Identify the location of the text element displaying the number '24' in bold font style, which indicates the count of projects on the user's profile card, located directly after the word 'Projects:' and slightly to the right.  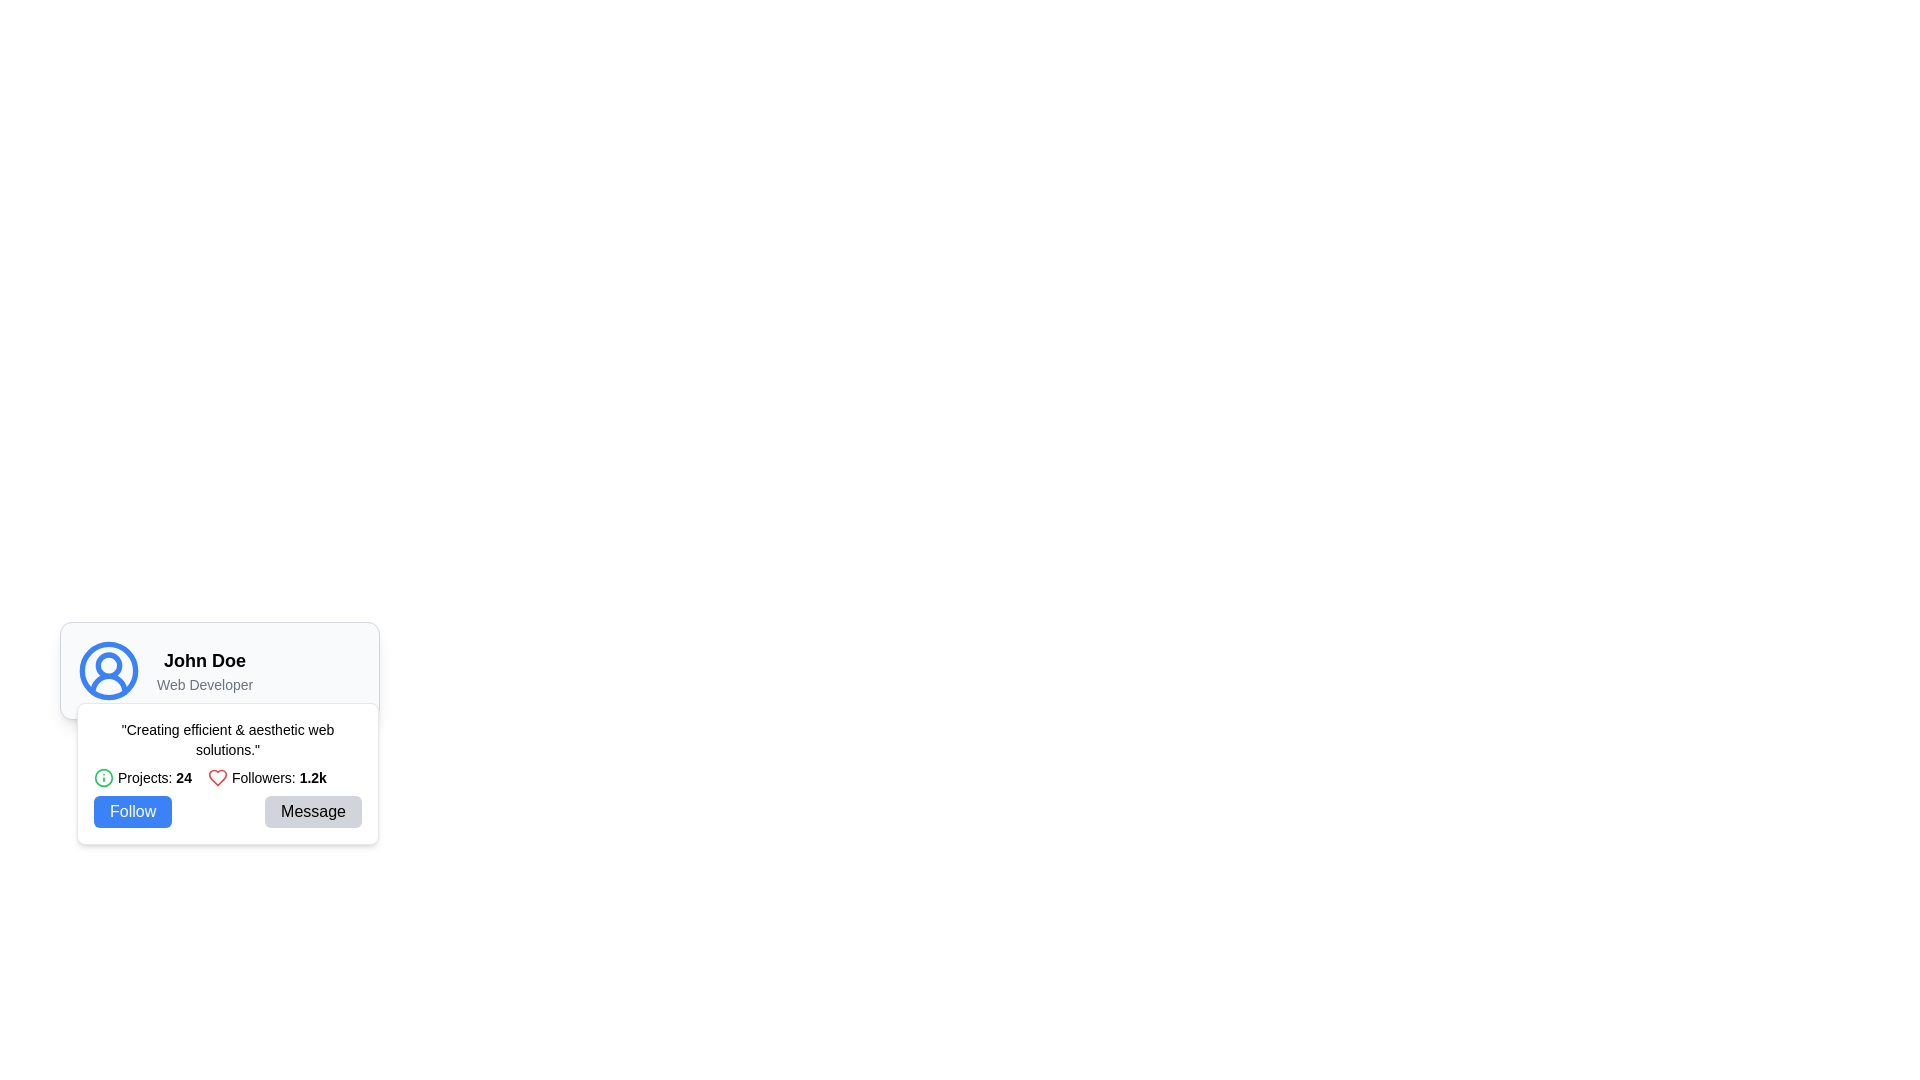
(184, 777).